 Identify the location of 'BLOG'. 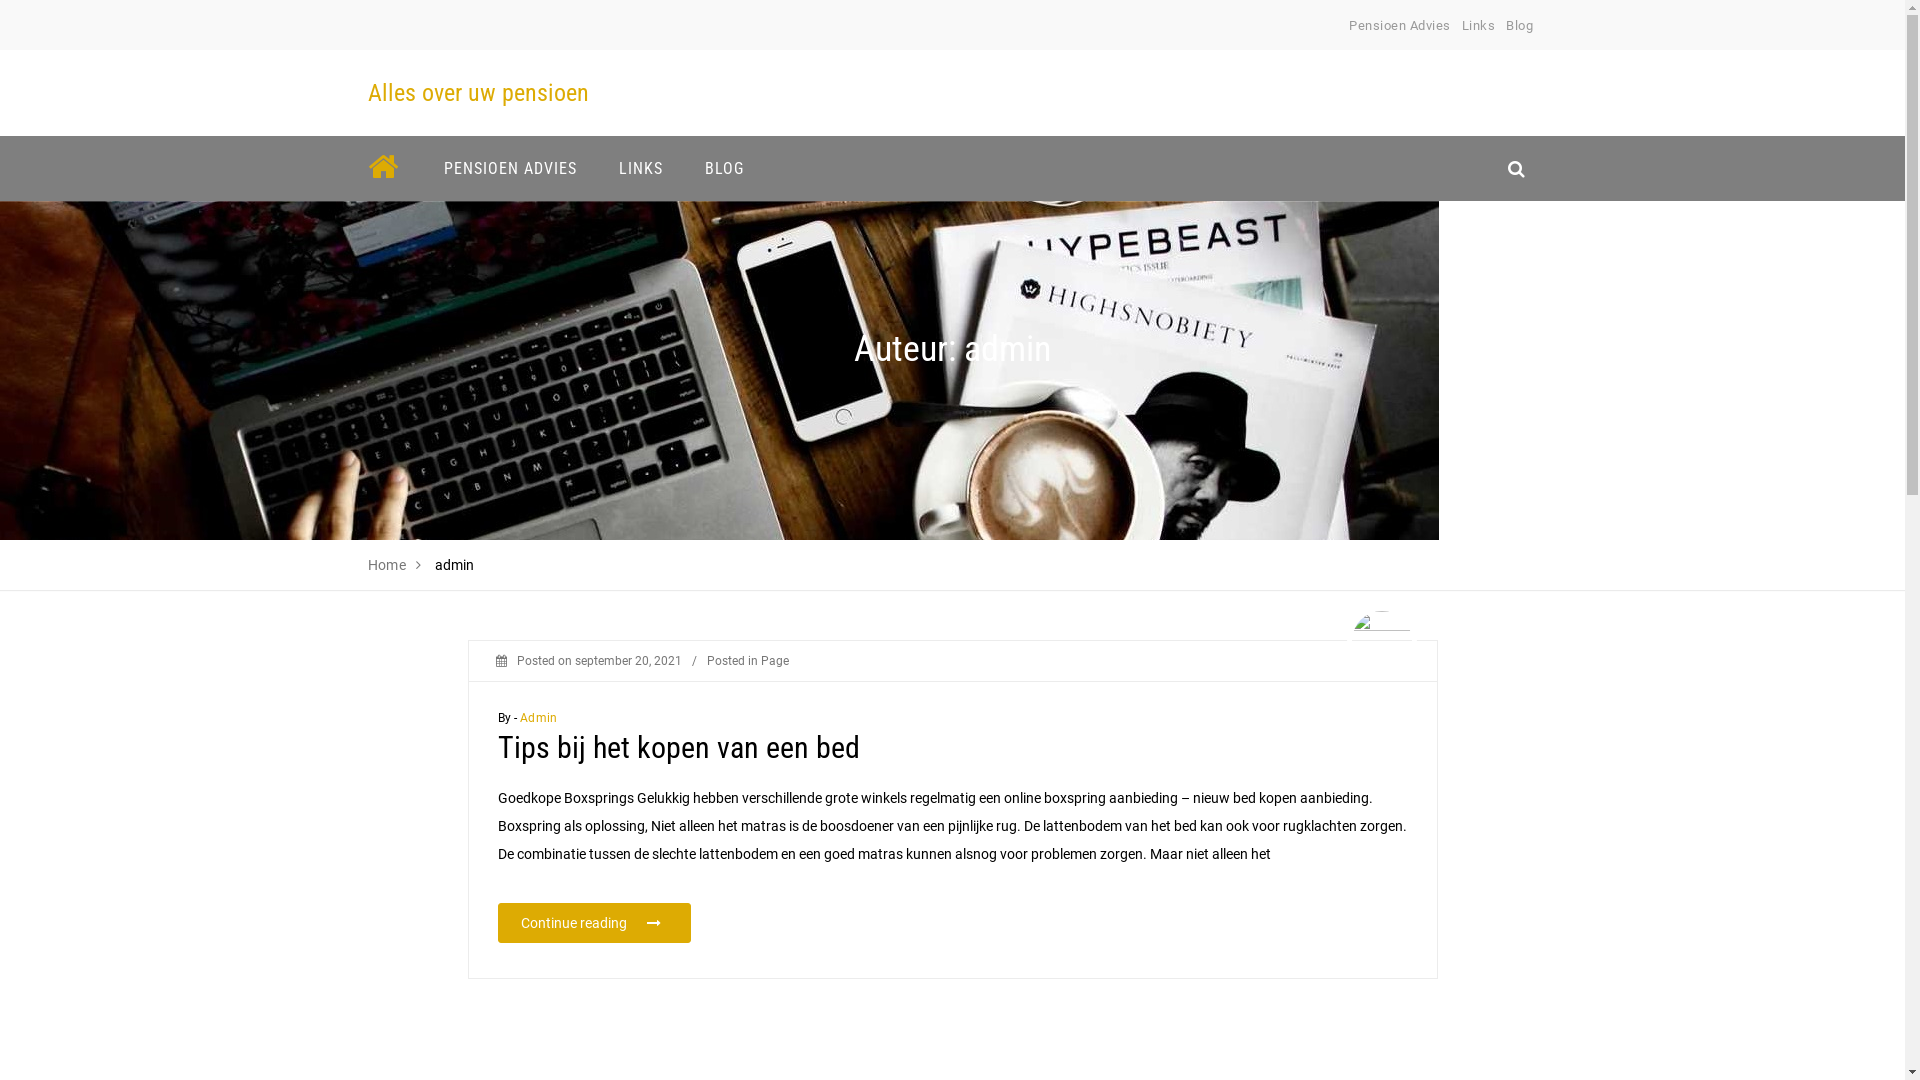
(723, 167).